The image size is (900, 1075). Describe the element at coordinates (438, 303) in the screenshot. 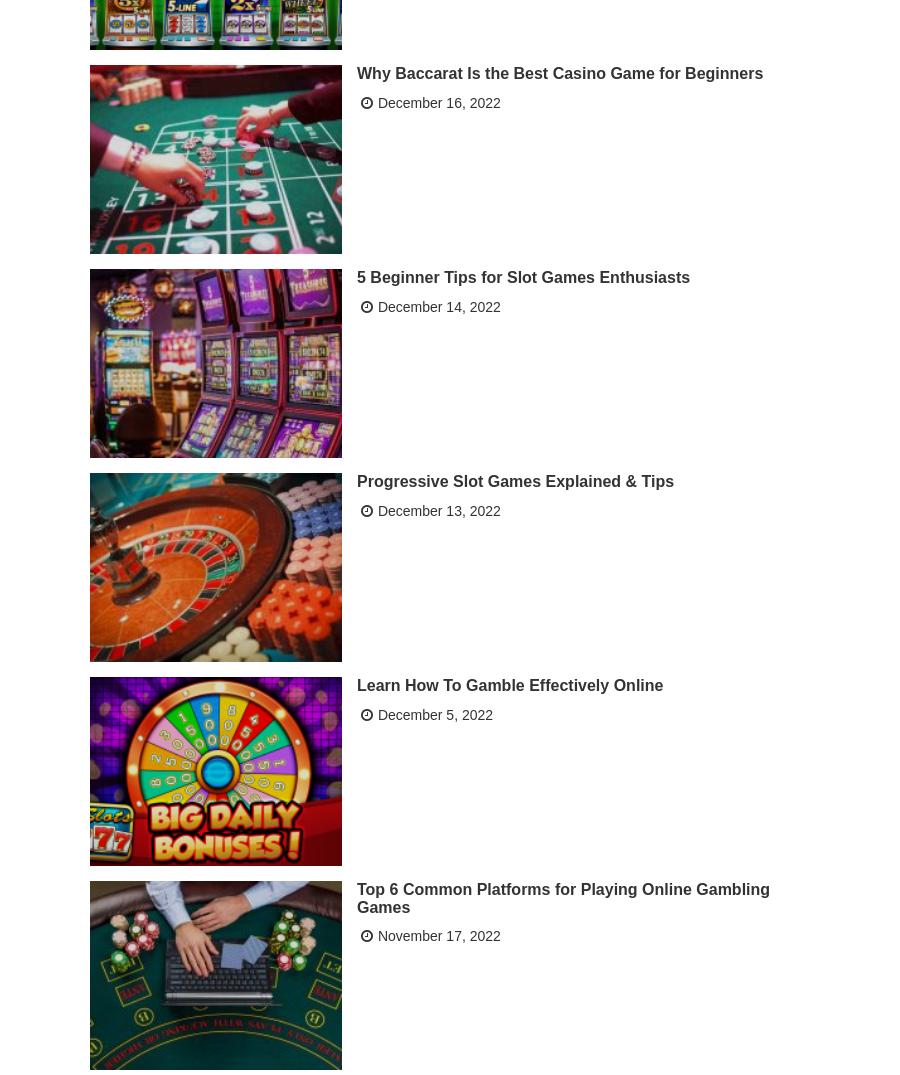

I see `'December 14, 2022'` at that location.